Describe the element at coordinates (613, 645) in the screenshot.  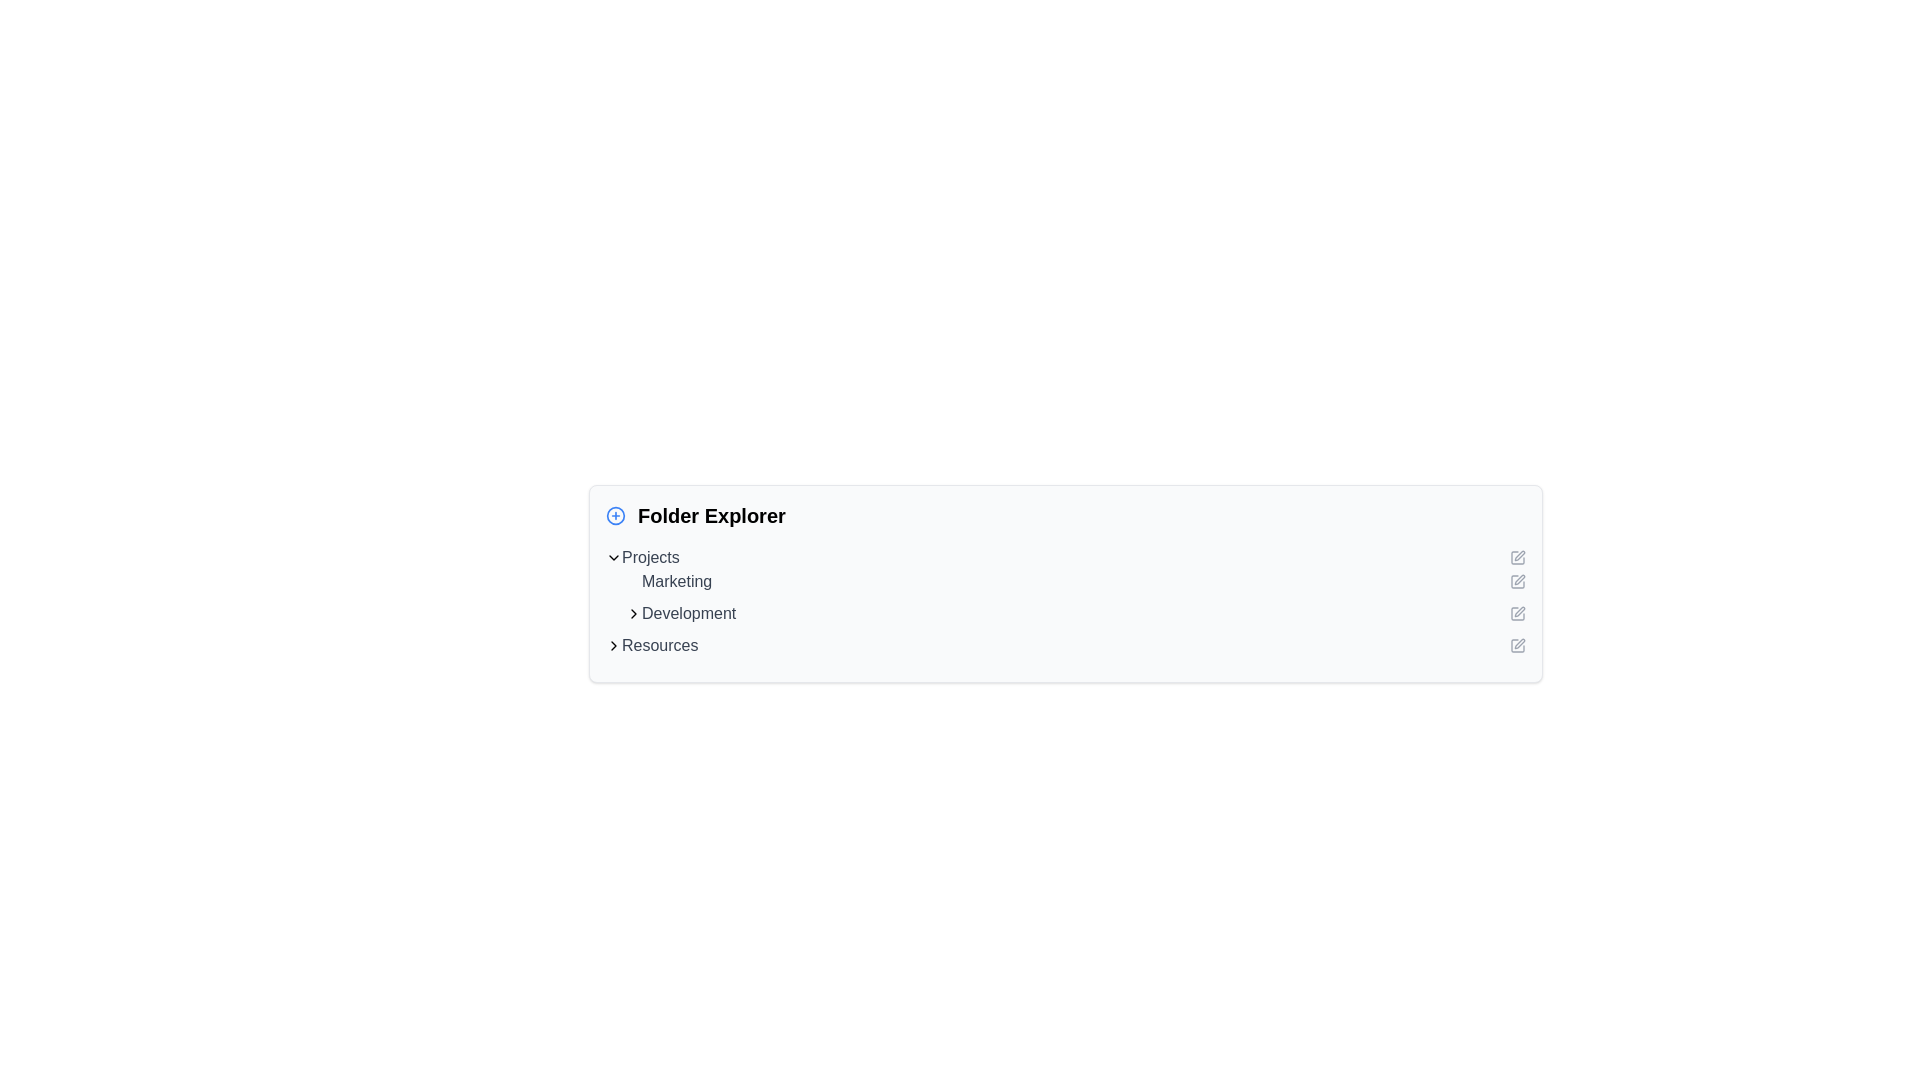
I see `the Chevron navigation icon located just to the left of the 'Resources' label` at that location.